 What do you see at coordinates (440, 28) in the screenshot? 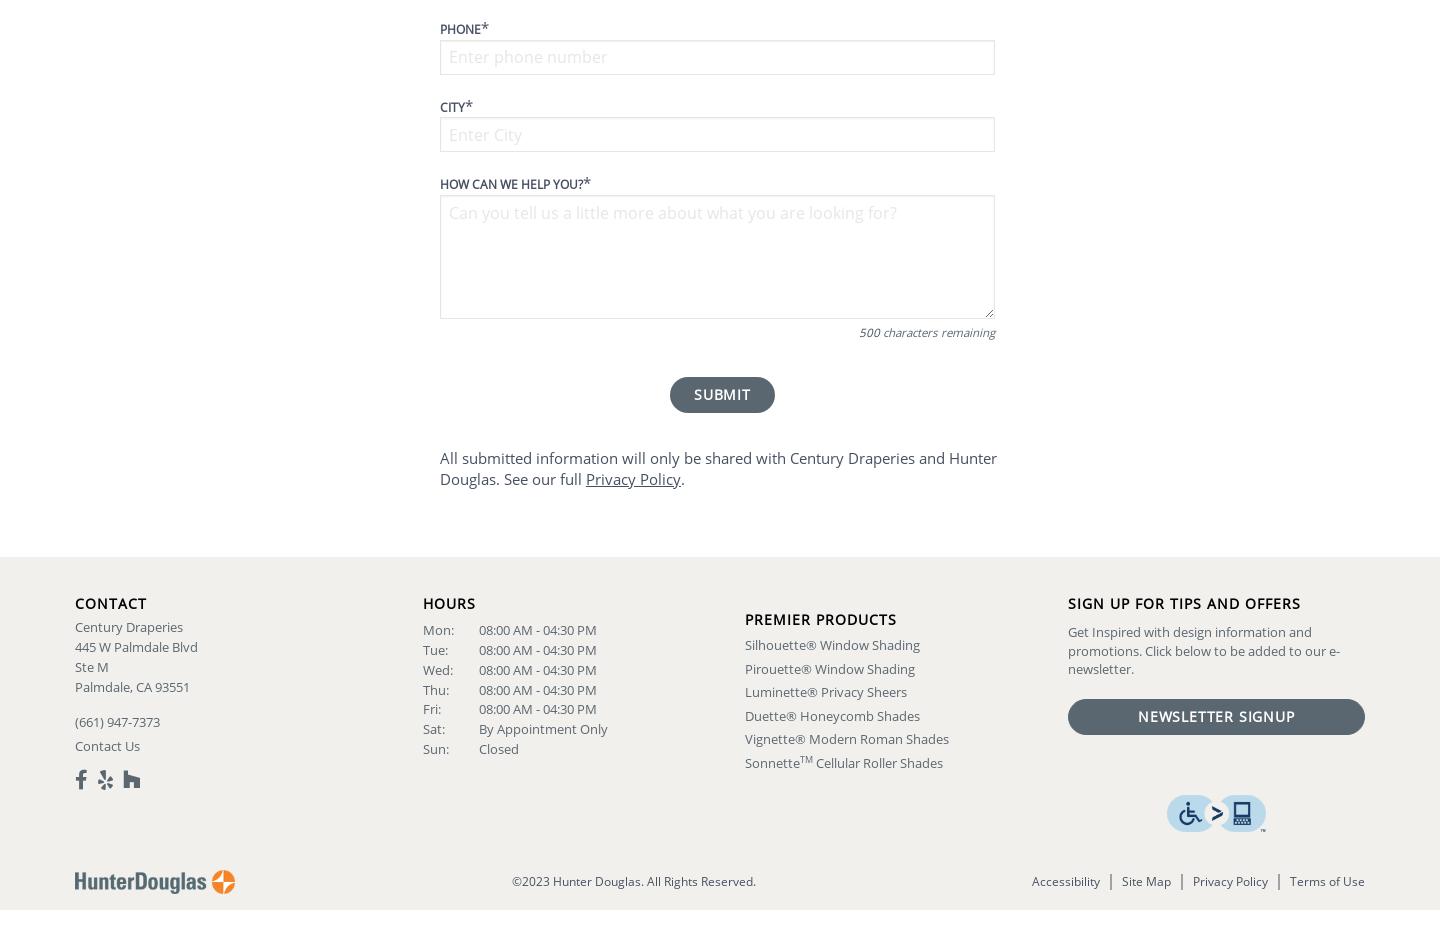
I see `'Phone'` at bounding box center [440, 28].